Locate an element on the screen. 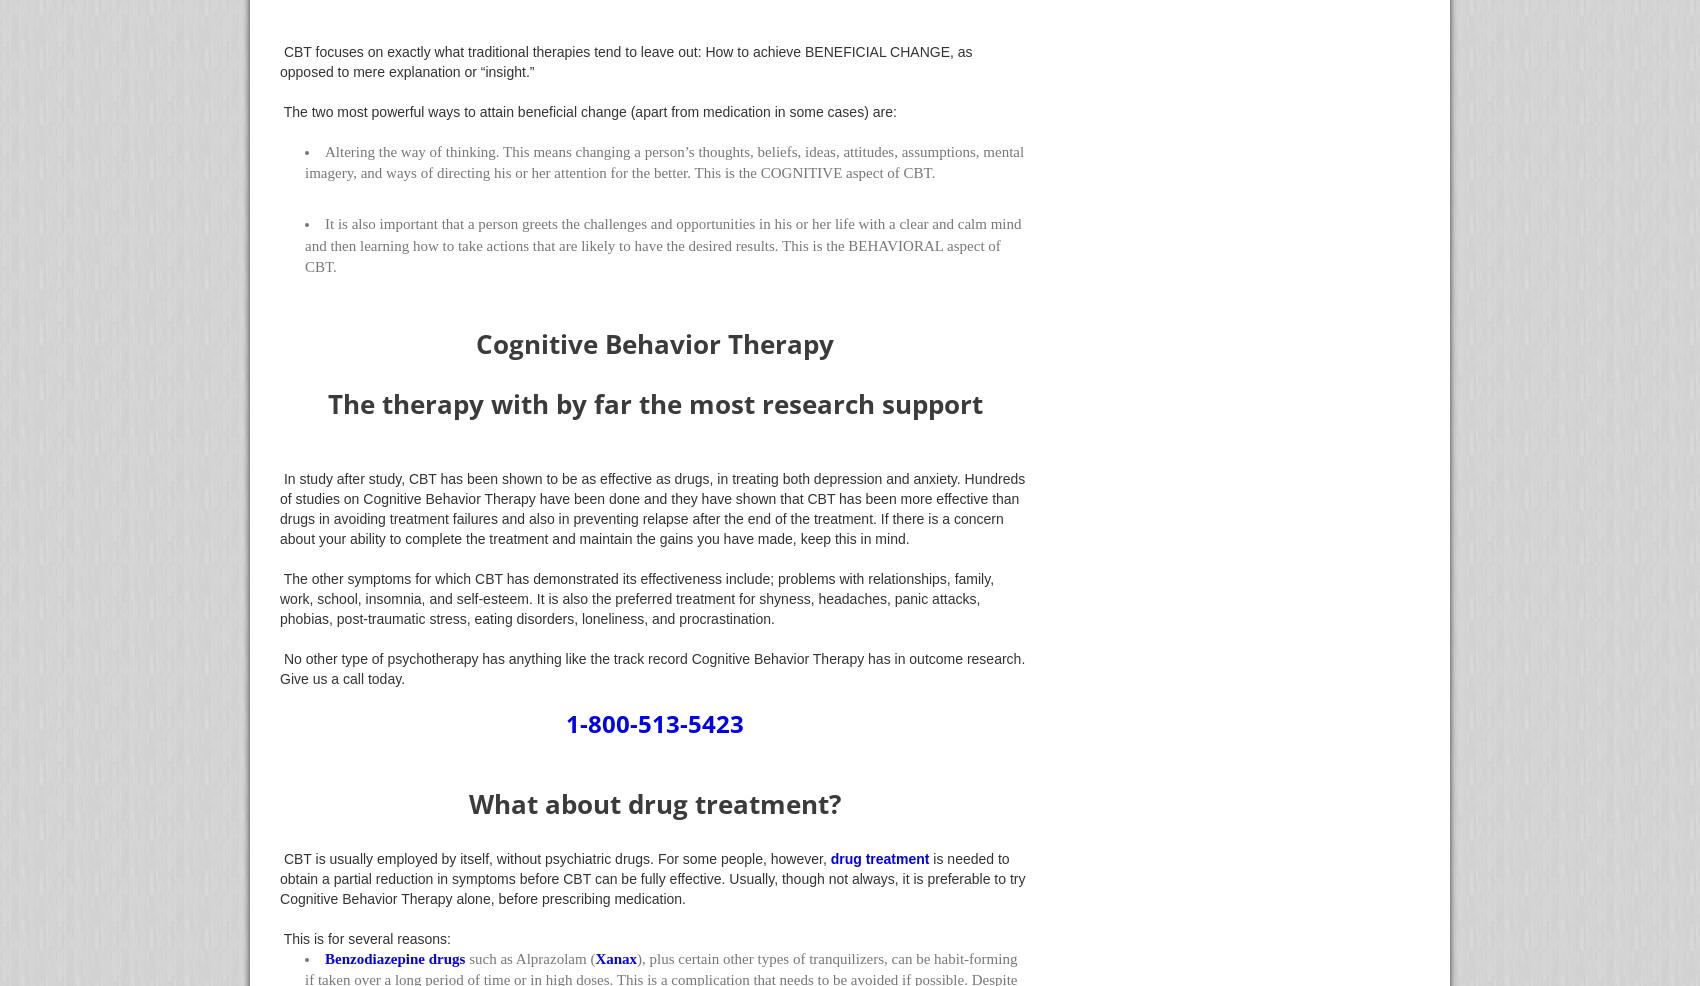 The height and width of the screenshot is (986, 1700). 'The two most powerful ways to attain beneficial change (apart from medication in some cases) are:' is located at coordinates (279, 111).